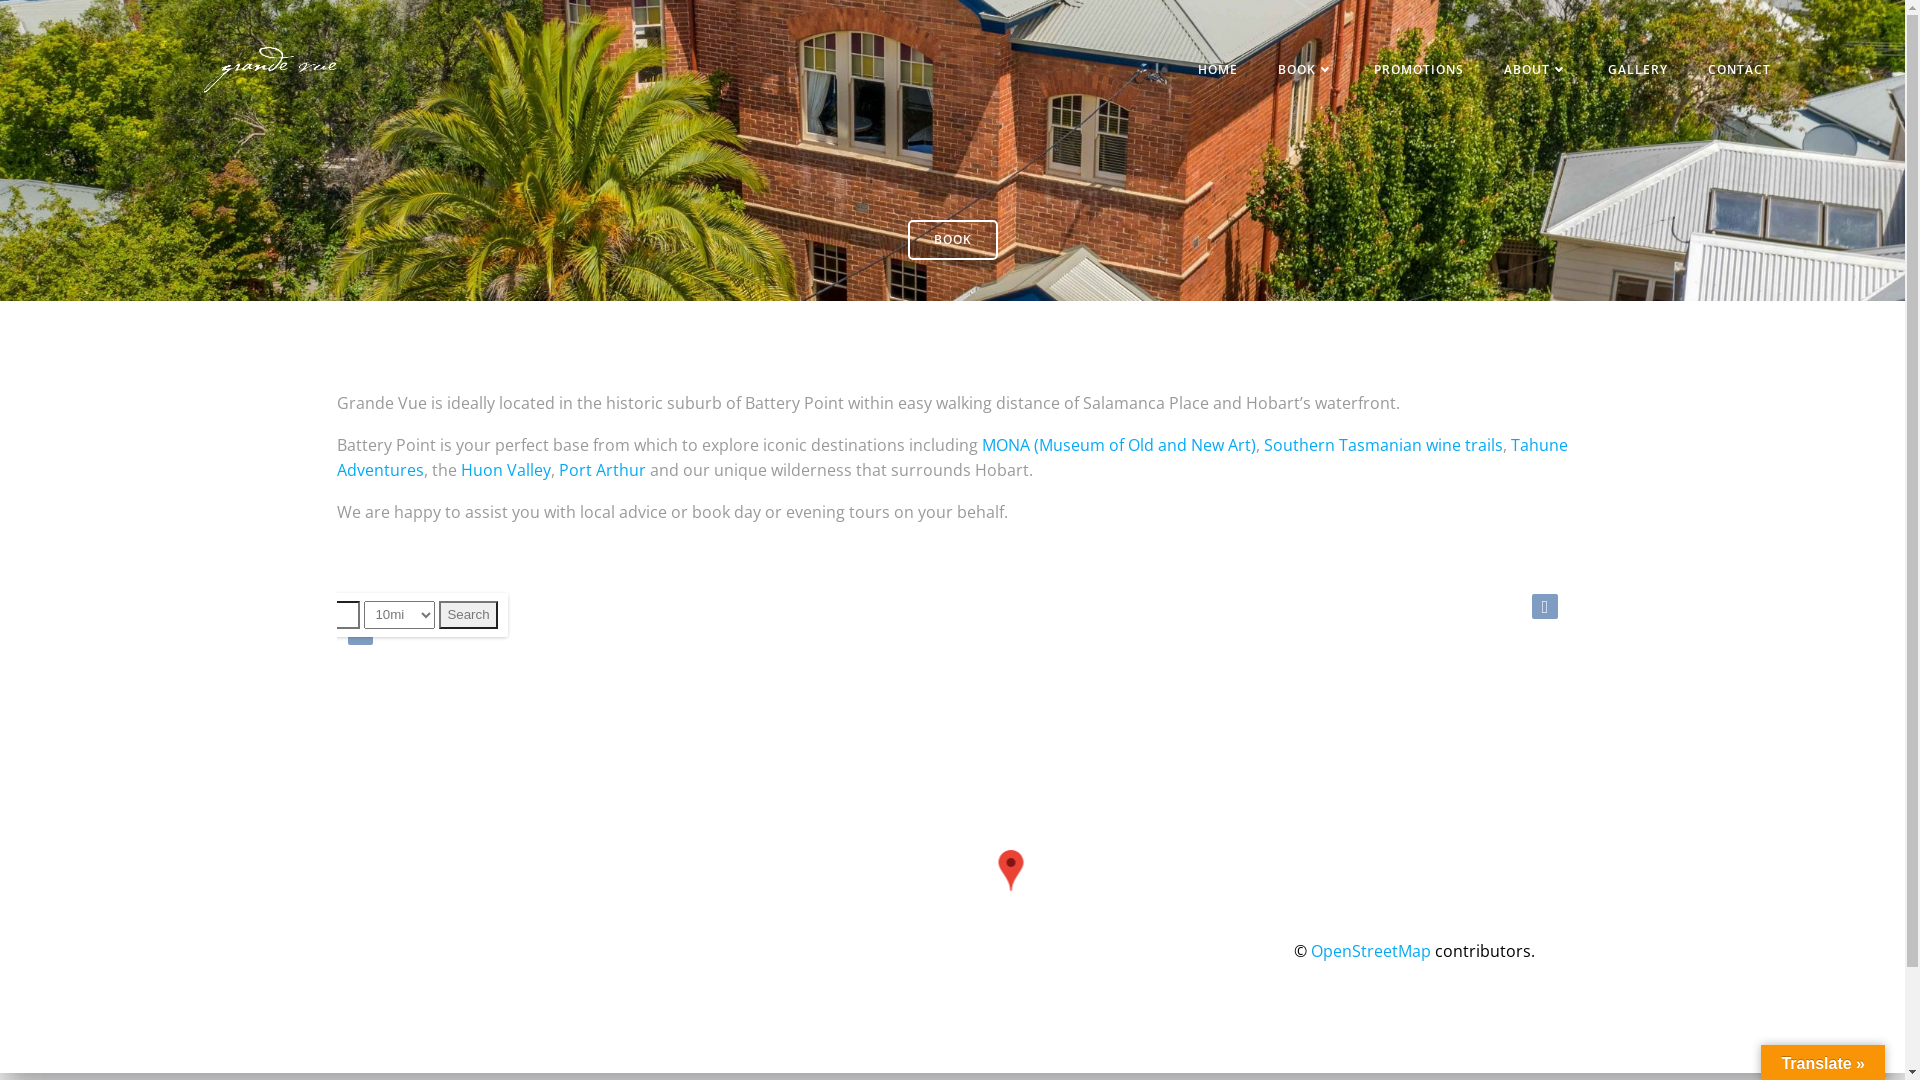 Image resolution: width=1920 pixels, height=1080 pixels. What do you see at coordinates (1738, 68) in the screenshot?
I see `'CONTACT'` at bounding box center [1738, 68].